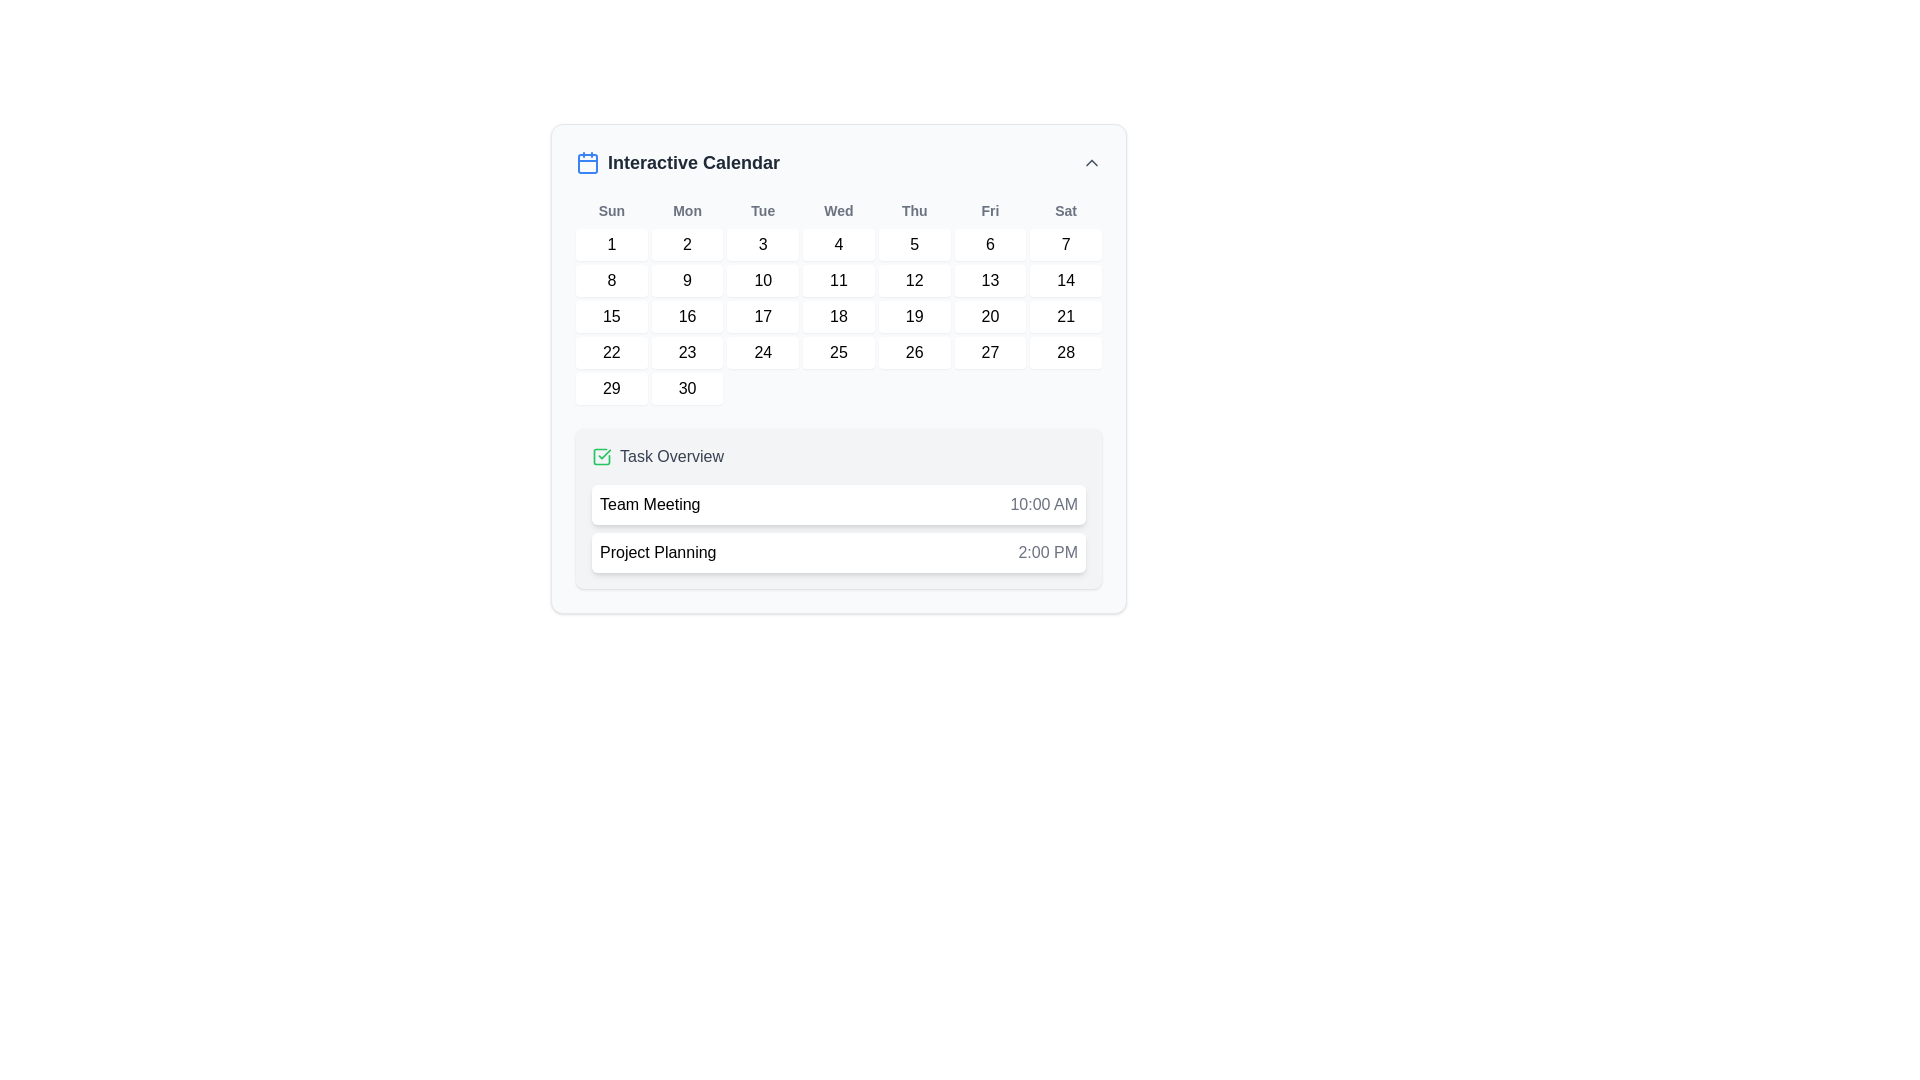 The image size is (1920, 1080). What do you see at coordinates (839, 303) in the screenshot?
I see `a date within the Interactive Calendar grid` at bounding box center [839, 303].